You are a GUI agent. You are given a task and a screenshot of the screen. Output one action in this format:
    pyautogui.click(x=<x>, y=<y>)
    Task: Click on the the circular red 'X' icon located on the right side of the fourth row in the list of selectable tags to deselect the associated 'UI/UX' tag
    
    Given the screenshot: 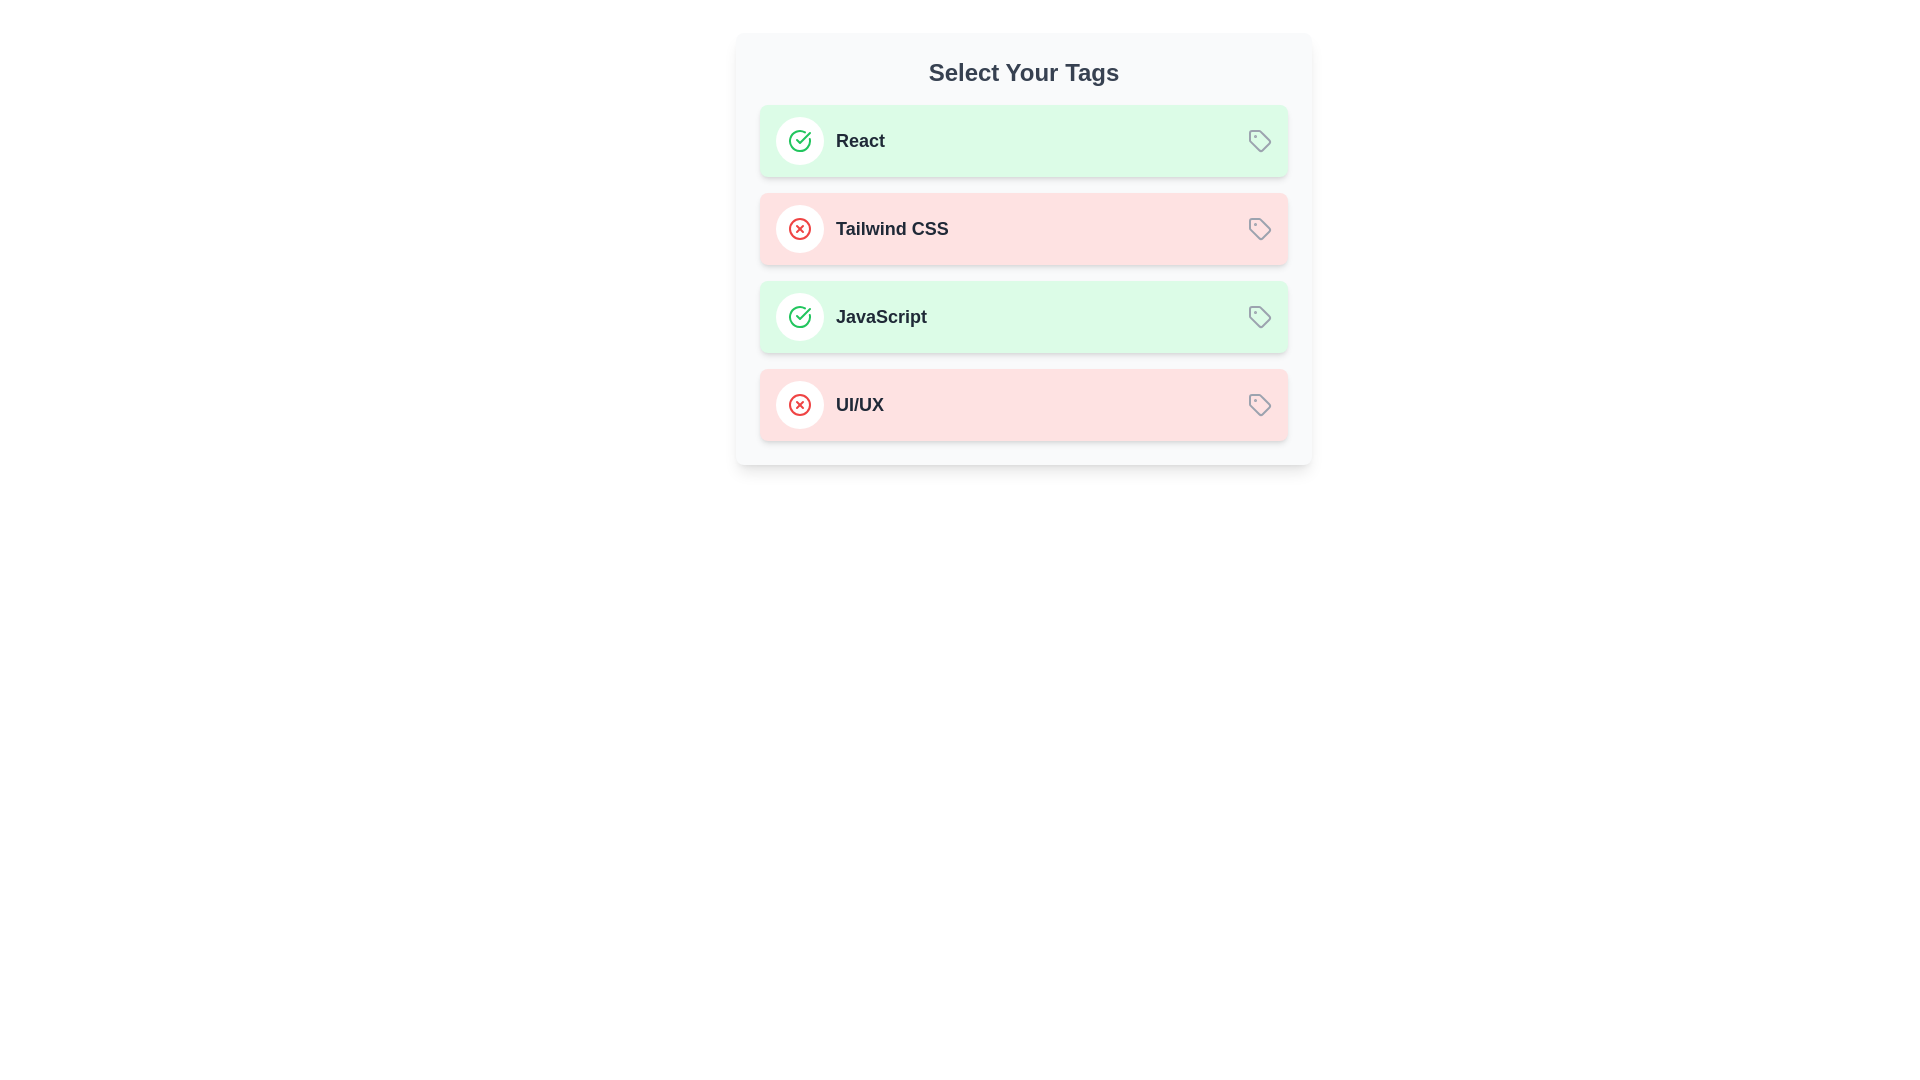 What is the action you would take?
    pyautogui.click(x=800, y=405)
    